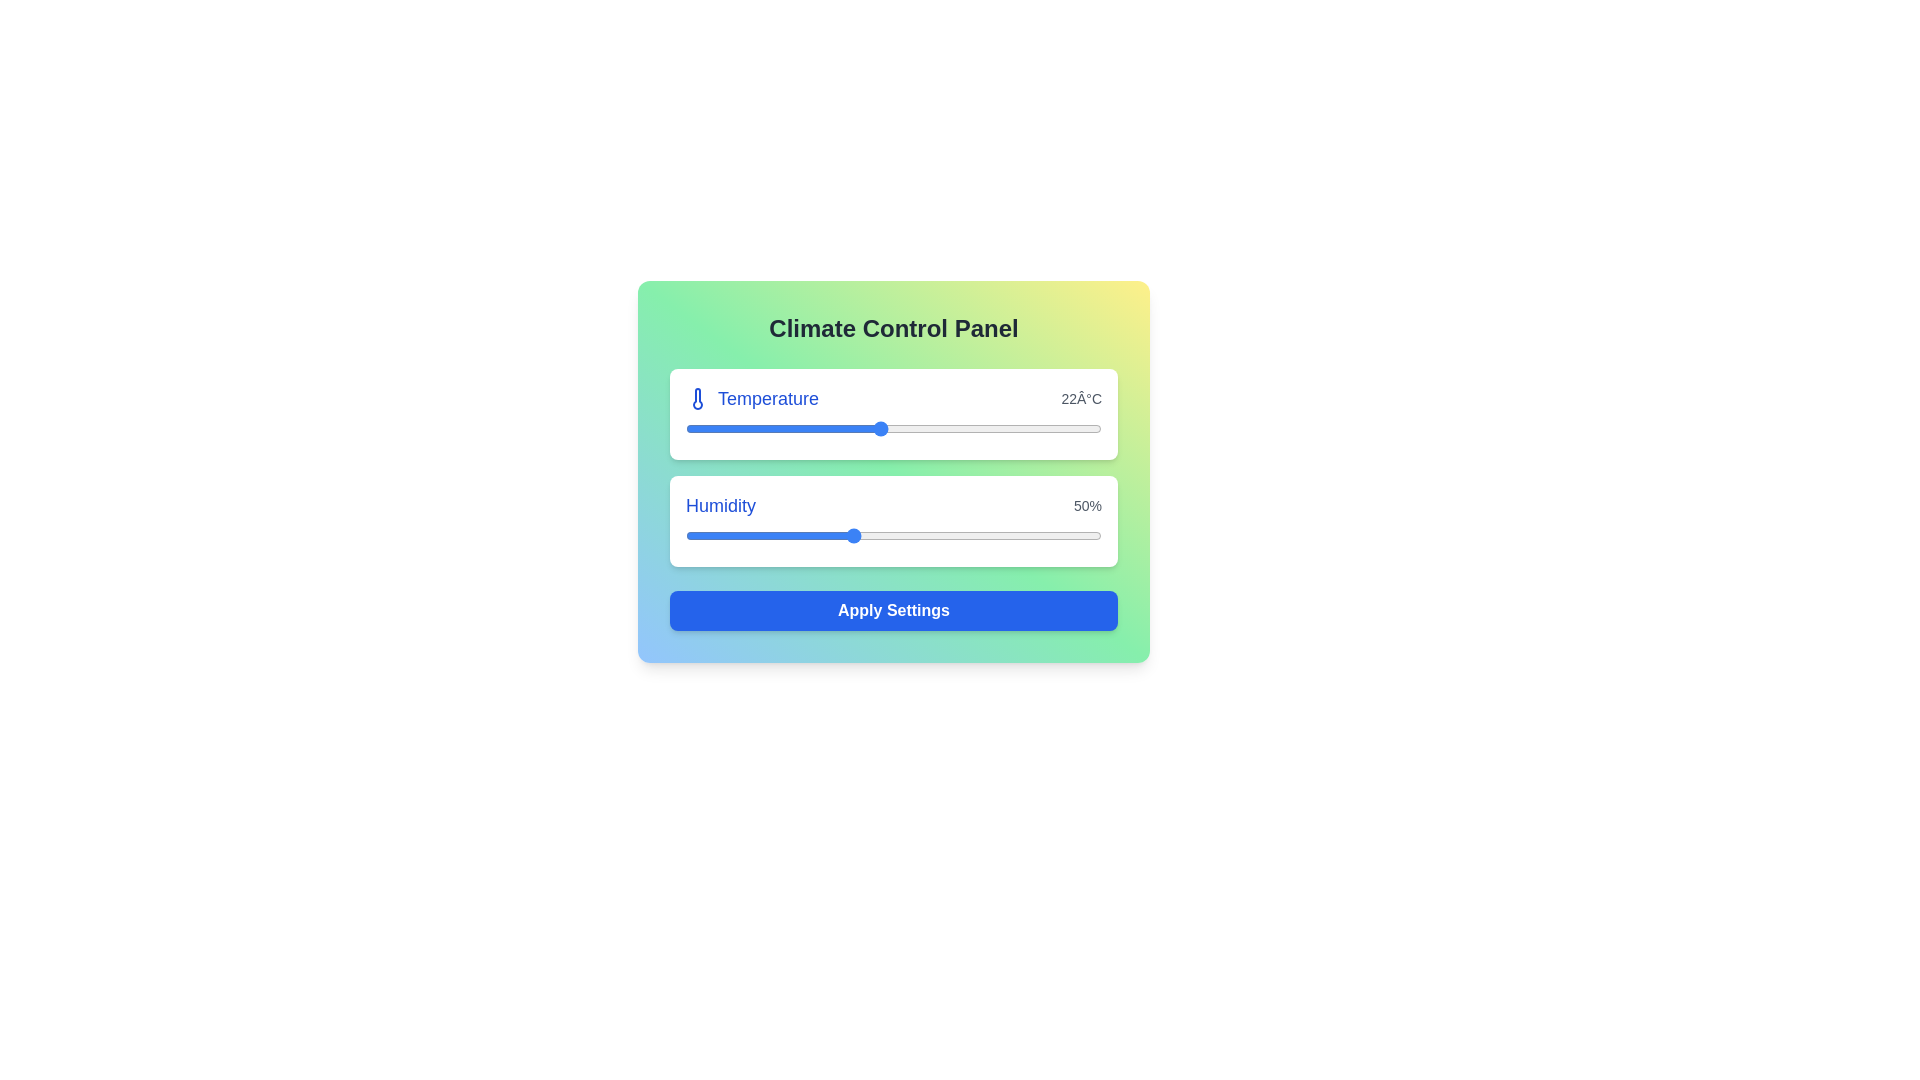 The width and height of the screenshot is (1920, 1080). Describe the element at coordinates (751, 398) in the screenshot. I see `the Text Label that indicates the temperature control functionality, located at the top center of the Climate Control Panel, immediately to the right of the thermometer icon` at that location.